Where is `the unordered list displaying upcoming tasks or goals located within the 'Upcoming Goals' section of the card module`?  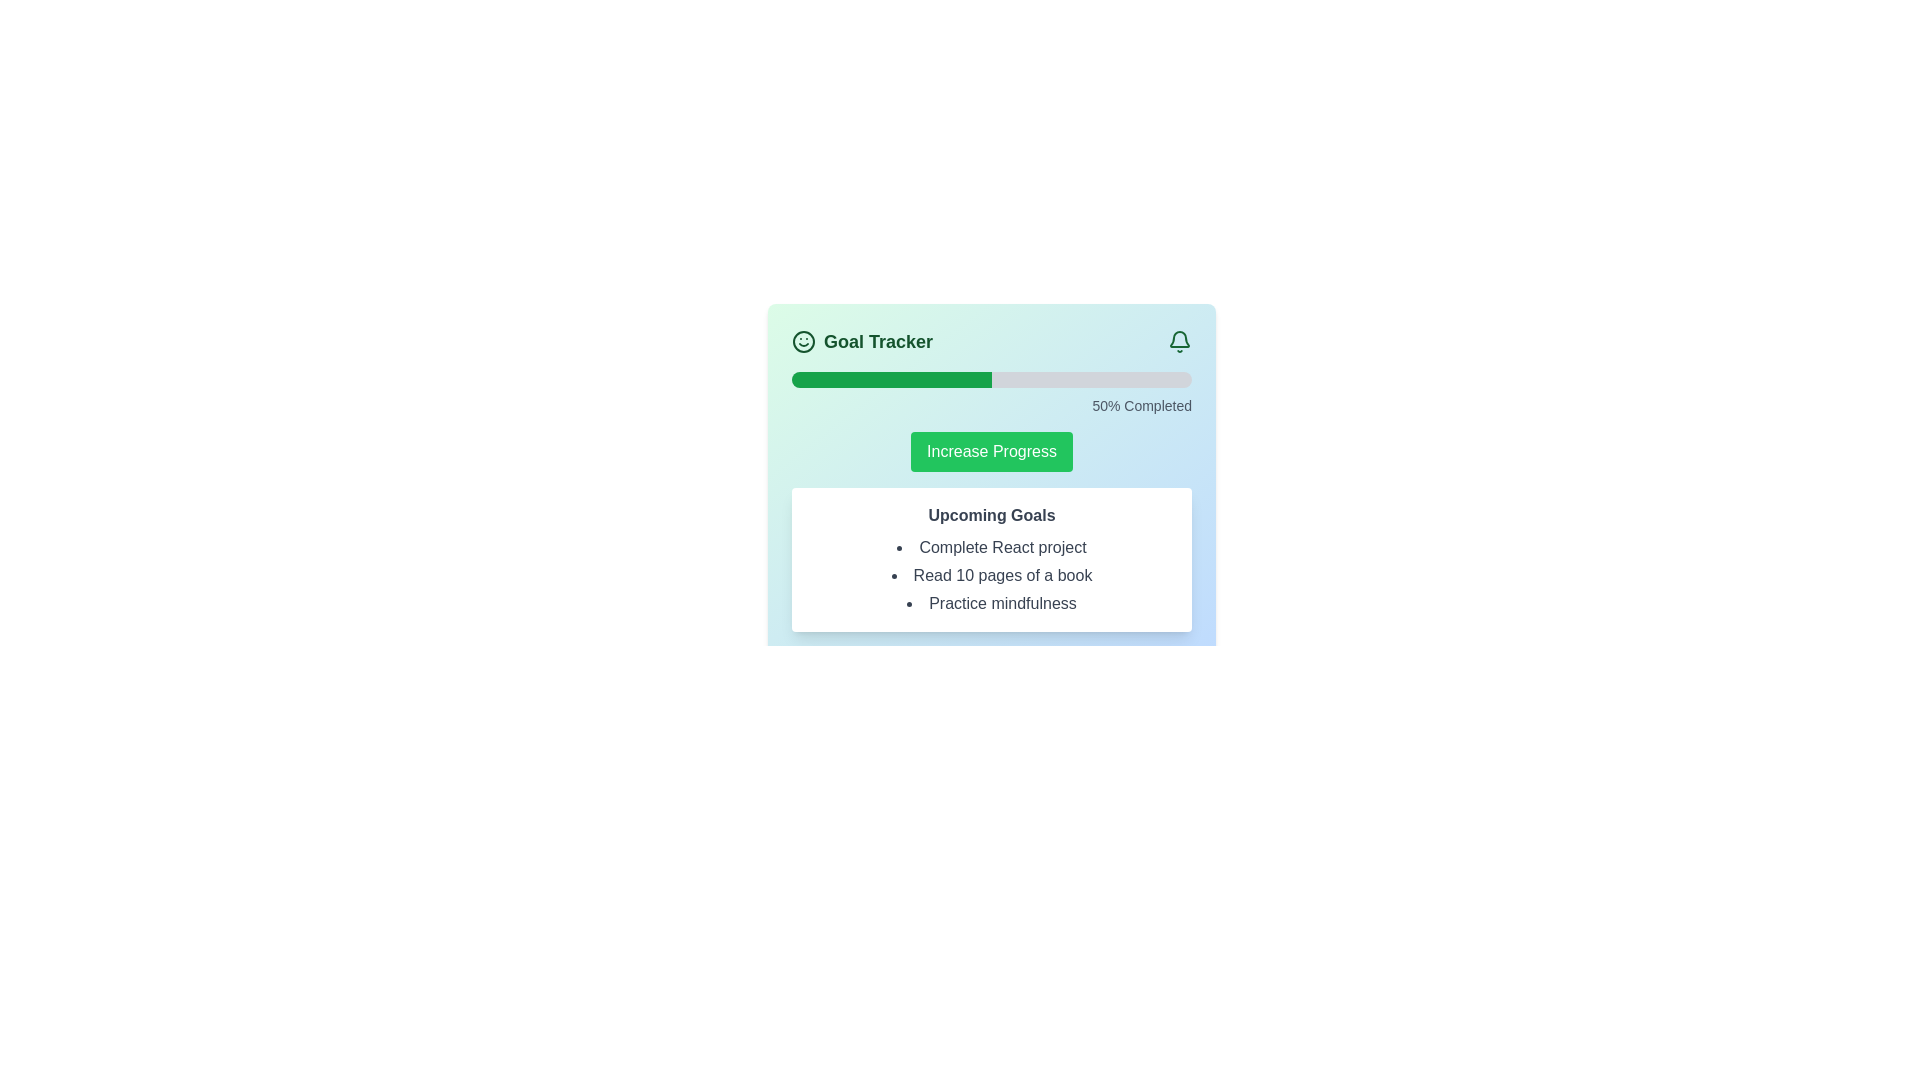
the unordered list displaying upcoming tasks or goals located within the 'Upcoming Goals' section of the card module is located at coordinates (992, 575).